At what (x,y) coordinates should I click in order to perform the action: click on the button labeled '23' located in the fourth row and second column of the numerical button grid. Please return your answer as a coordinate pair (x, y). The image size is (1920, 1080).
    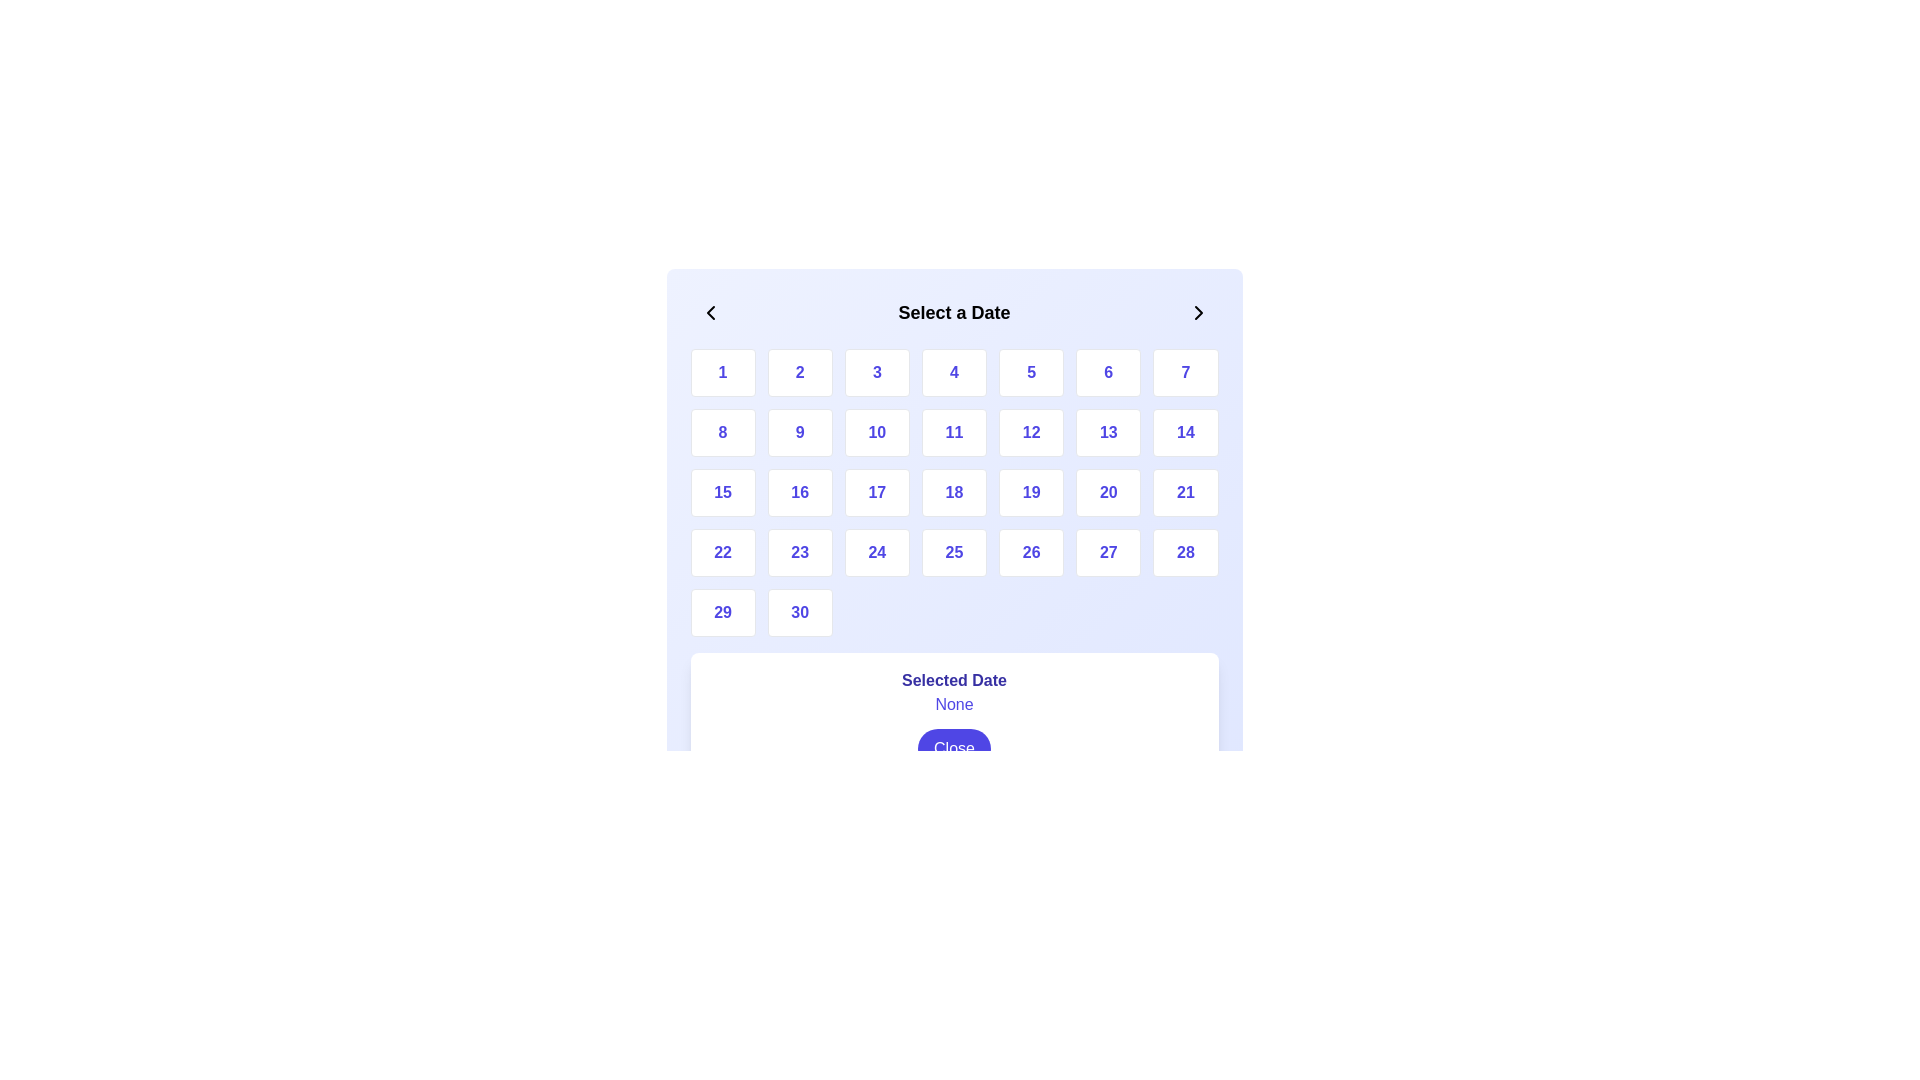
    Looking at the image, I should click on (800, 552).